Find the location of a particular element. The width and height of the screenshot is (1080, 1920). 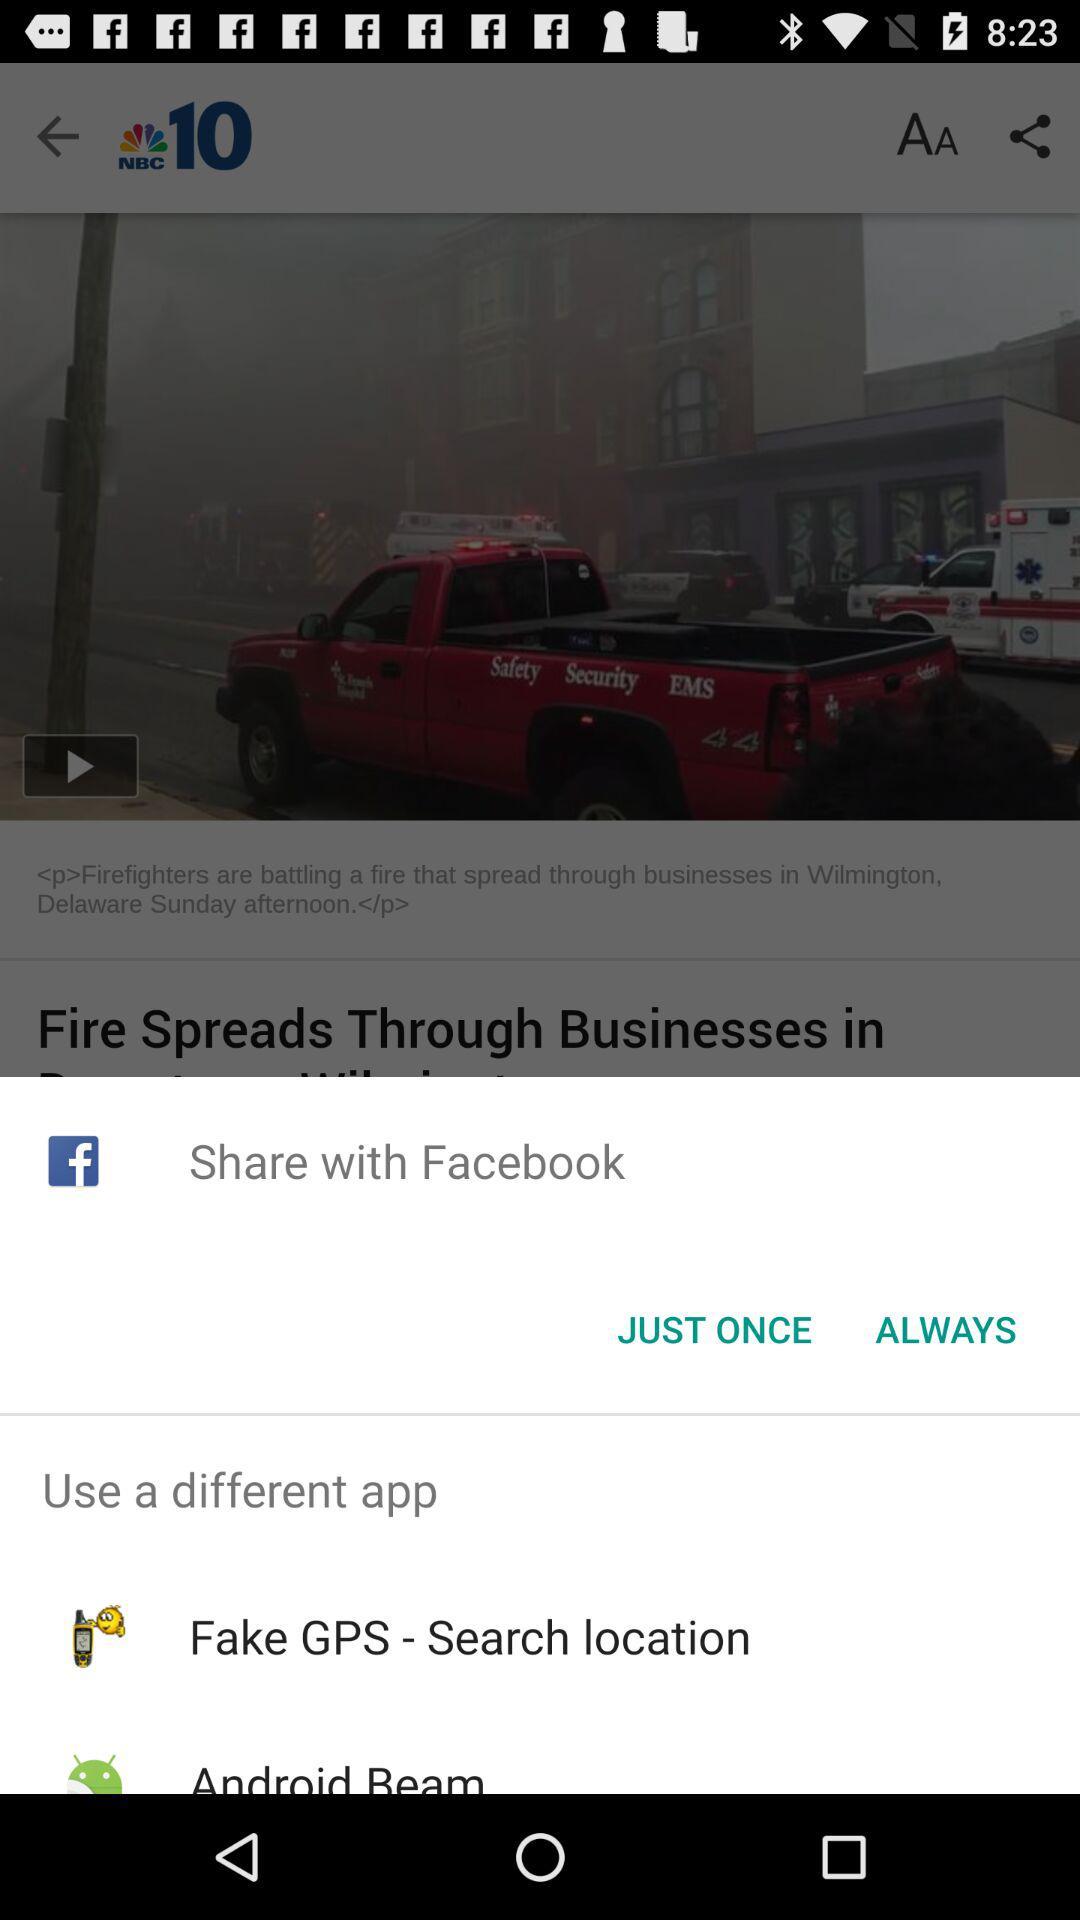

the item next to the always item is located at coordinates (713, 1329).